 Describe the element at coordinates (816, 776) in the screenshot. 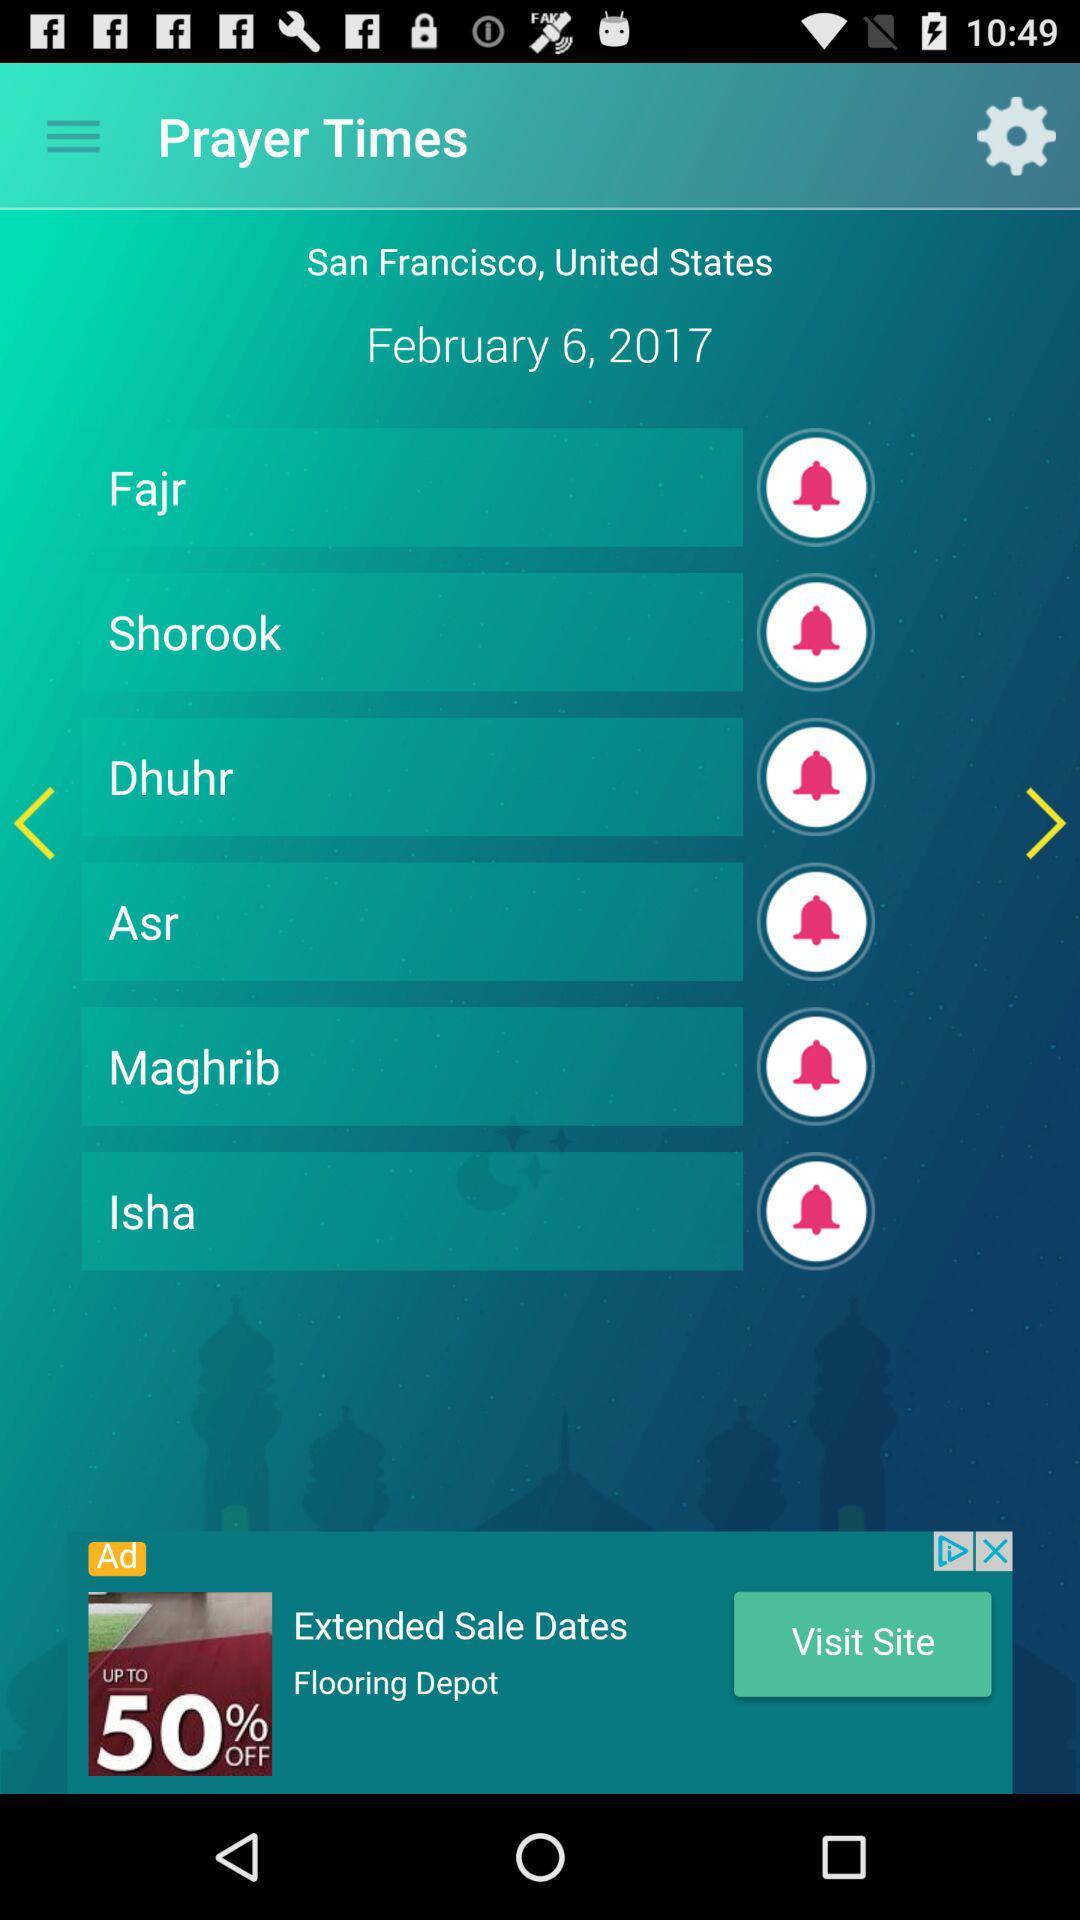

I see `bell` at that location.